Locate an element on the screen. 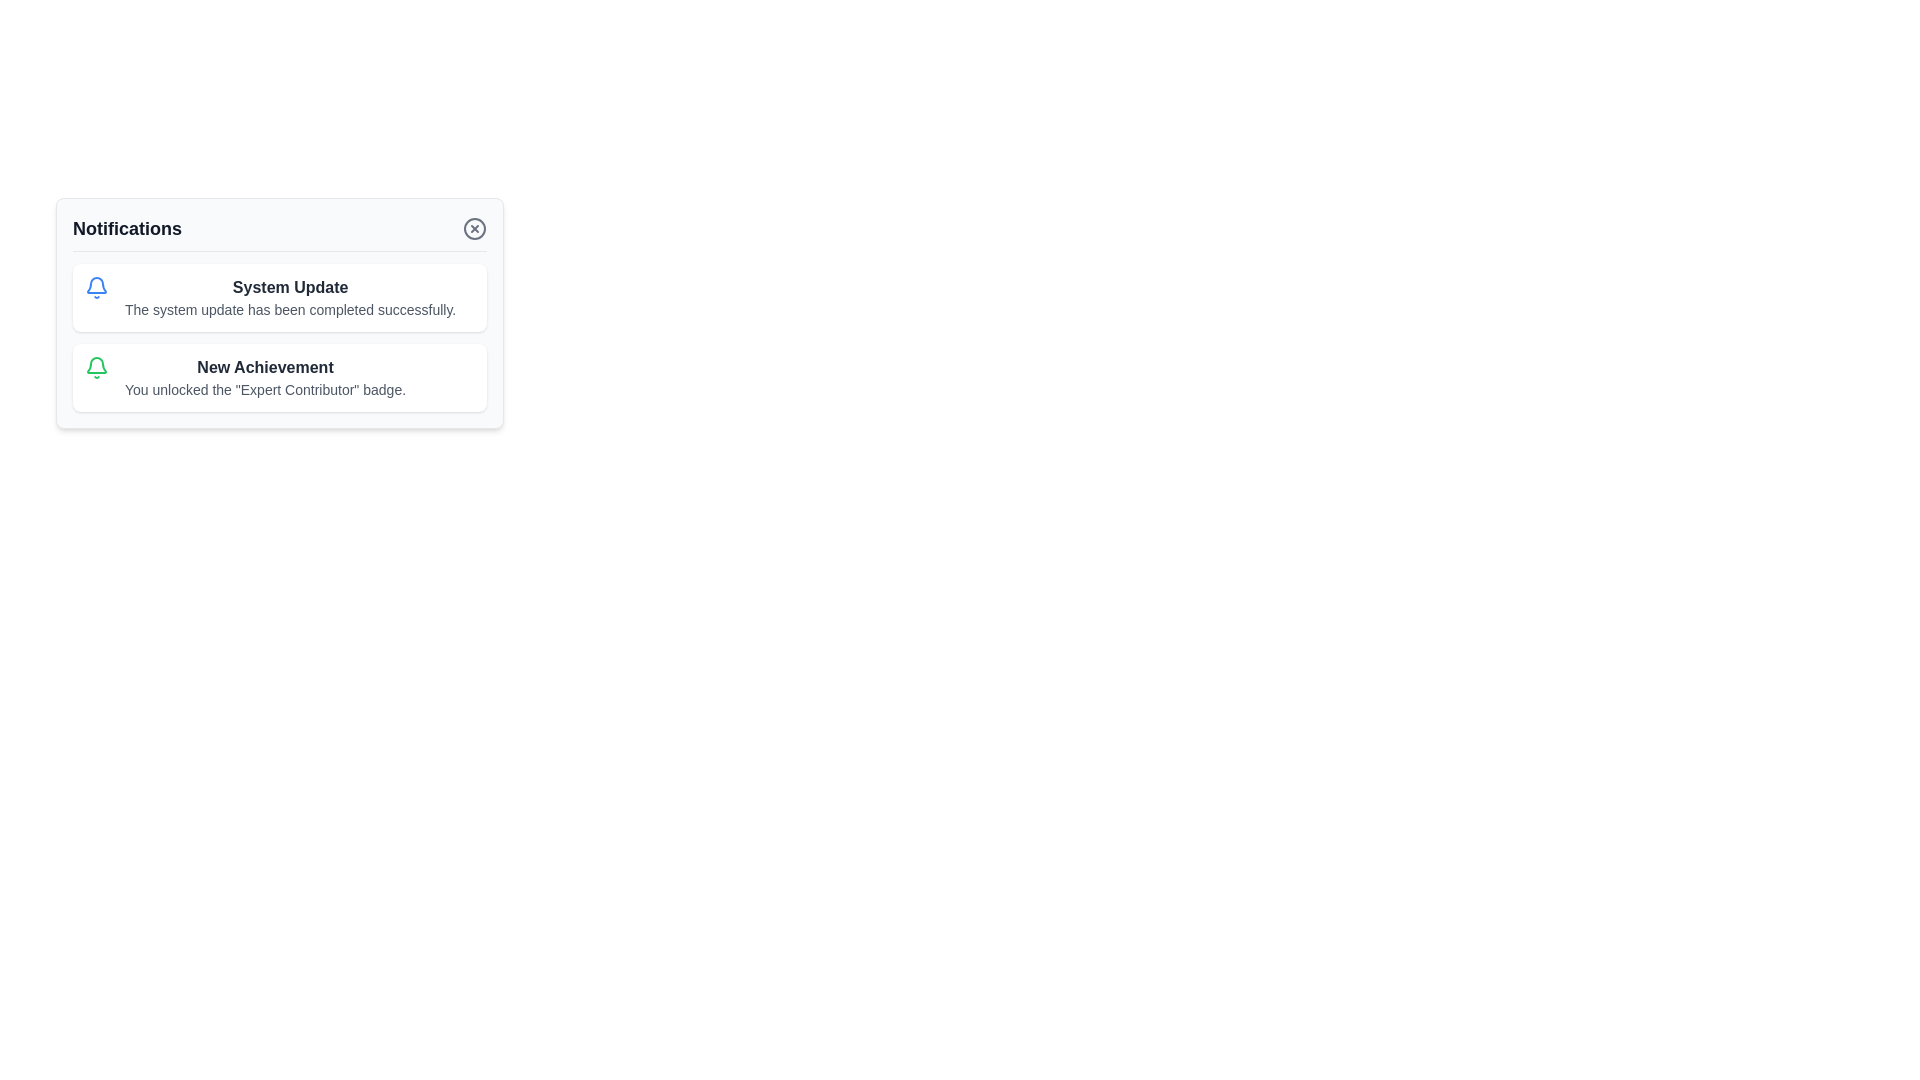  the text label displaying 'New Achievement' in the notification area, which is the second entry of the list is located at coordinates (264, 367).